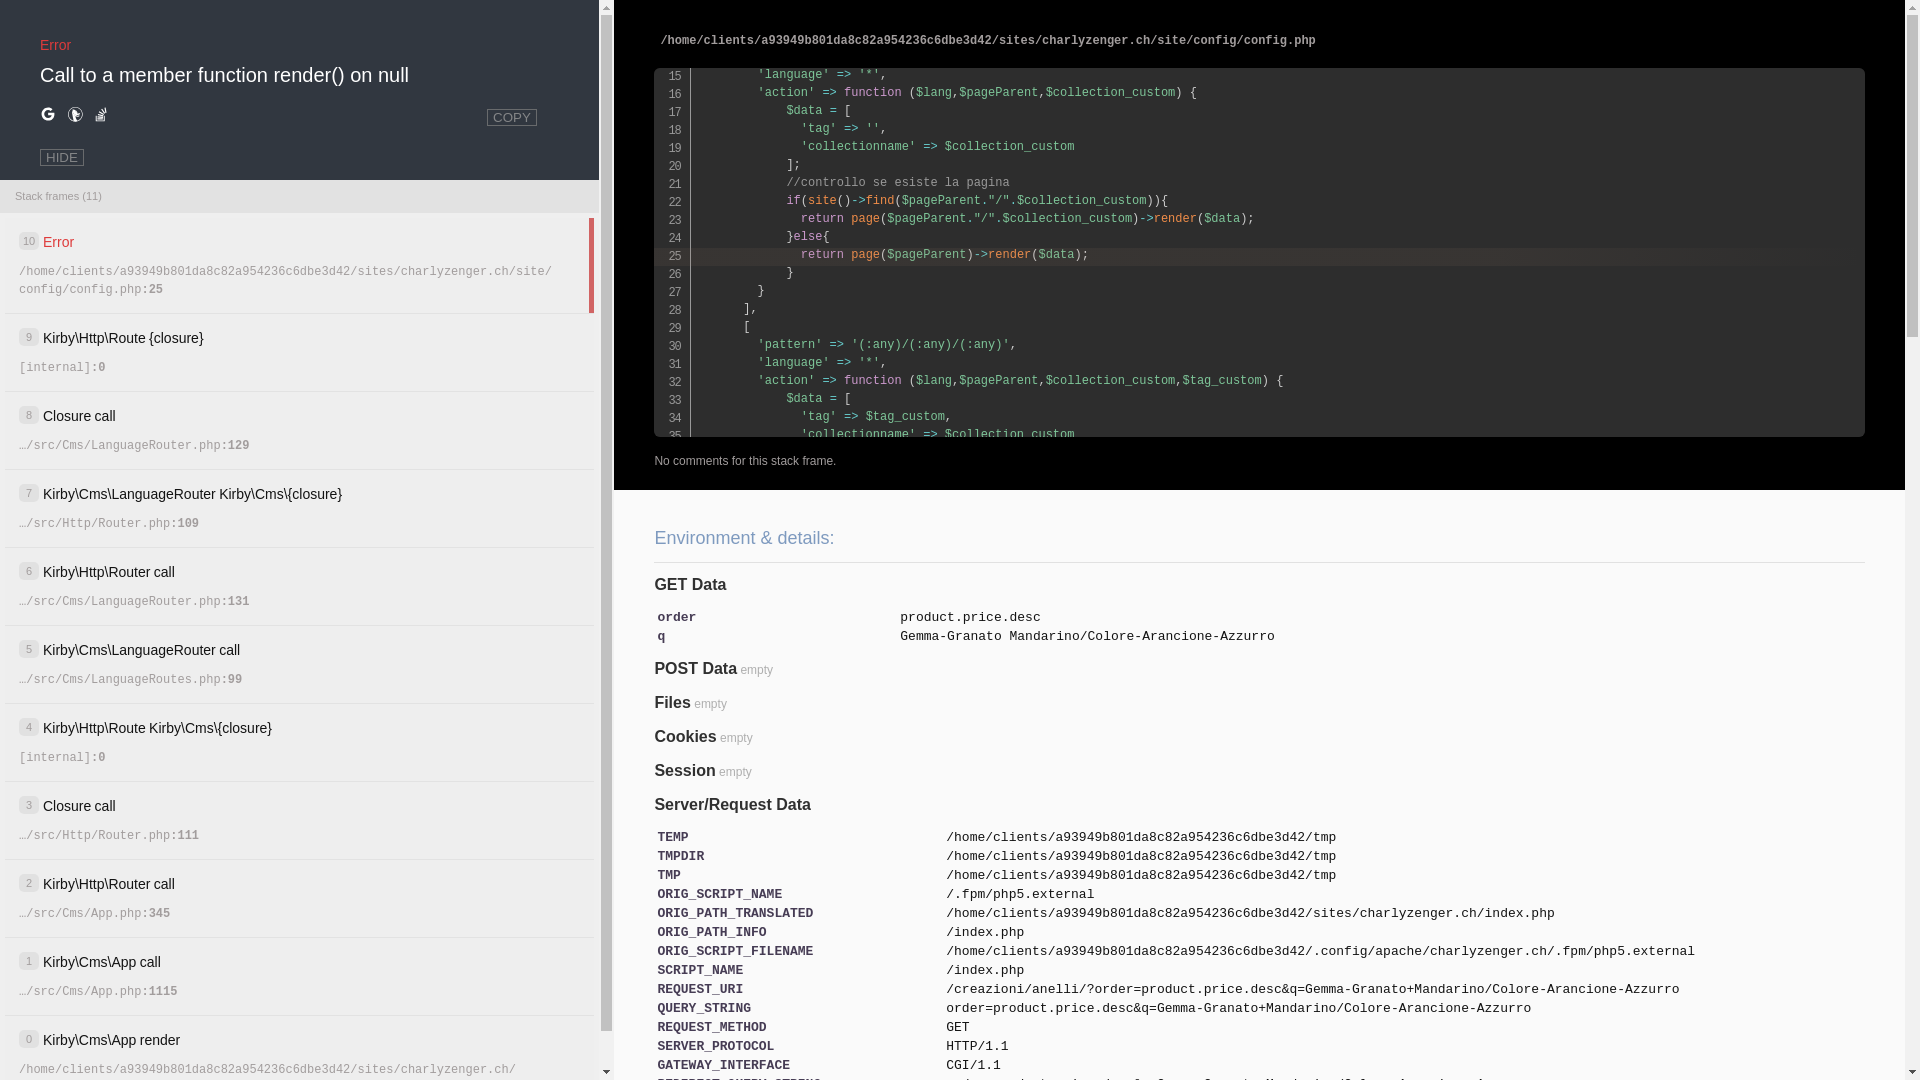 The image size is (1920, 1080). What do you see at coordinates (75, 115) in the screenshot?
I see `'Search for help on DuckDuckGo.'` at bounding box center [75, 115].